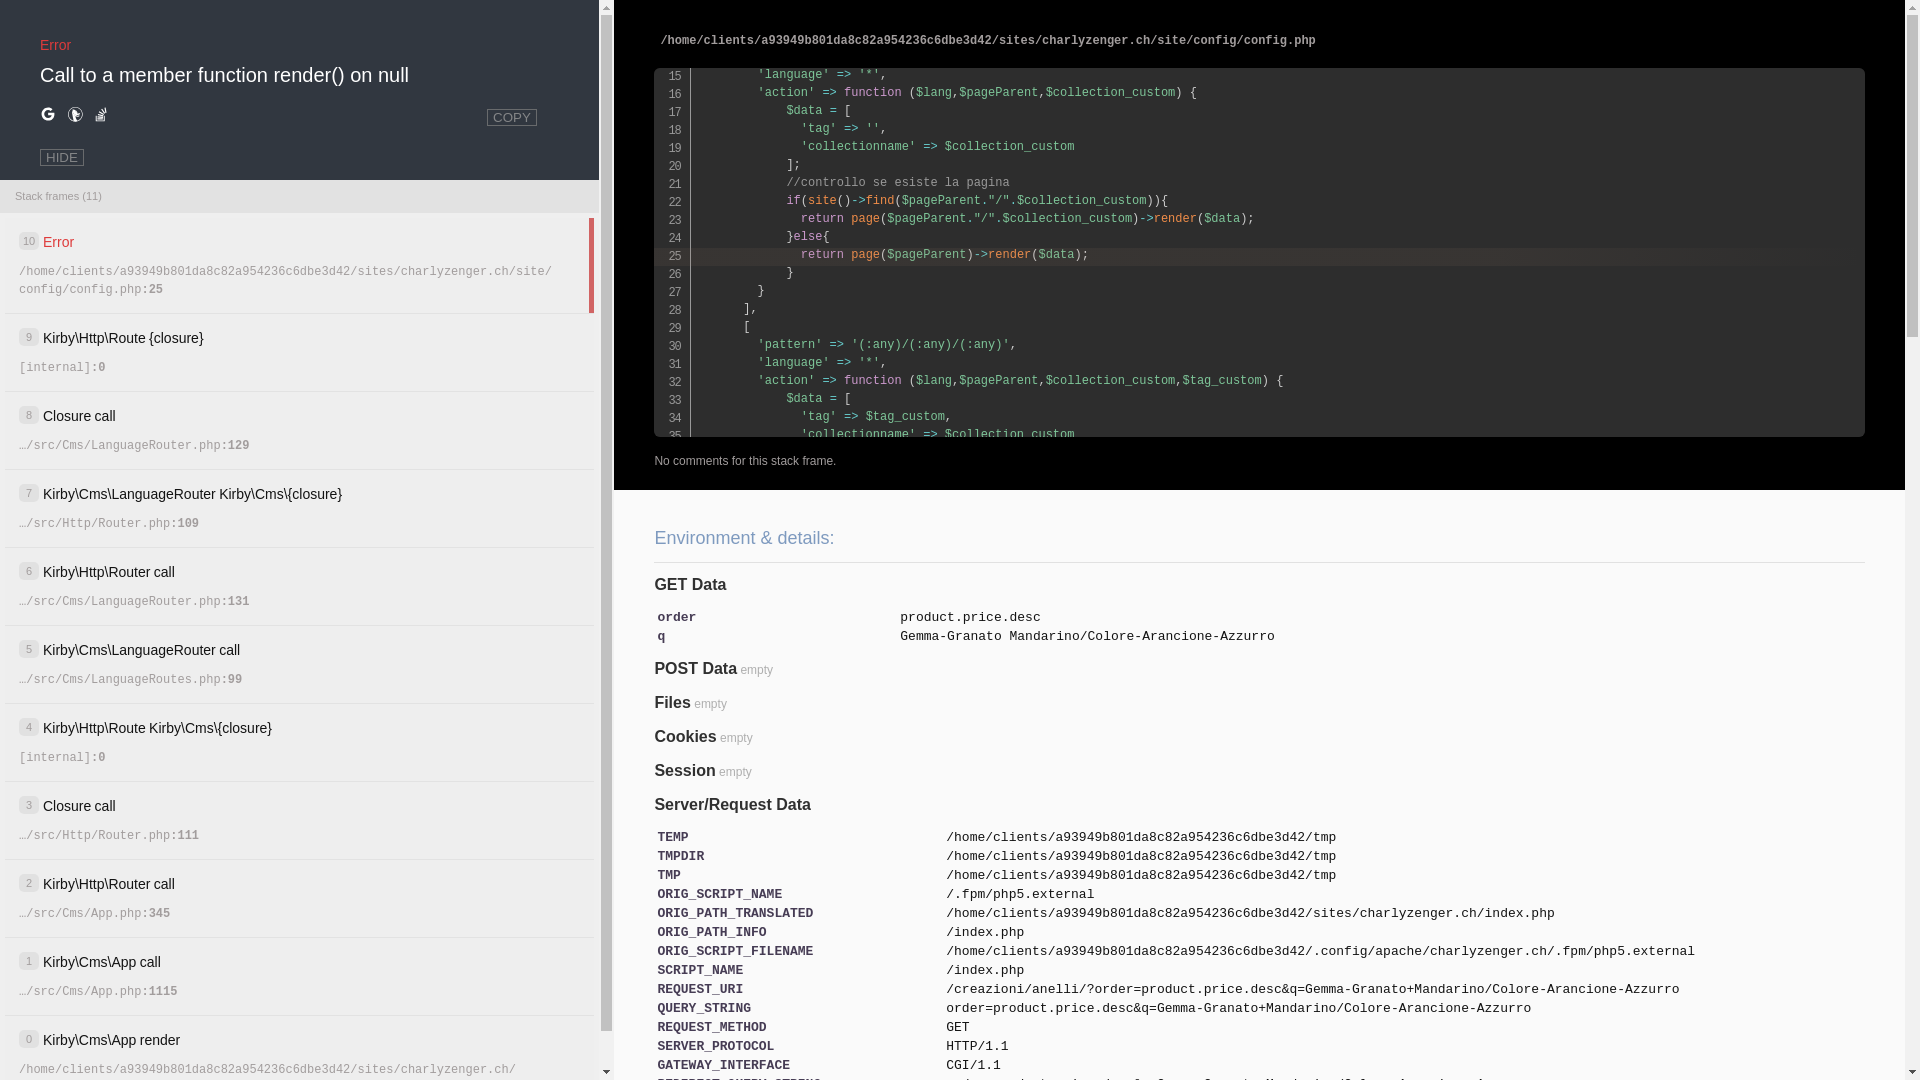 The image size is (1920, 1080). What do you see at coordinates (75, 115) in the screenshot?
I see `'Search for help on DuckDuckGo.'` at bounding box center [75, 115].